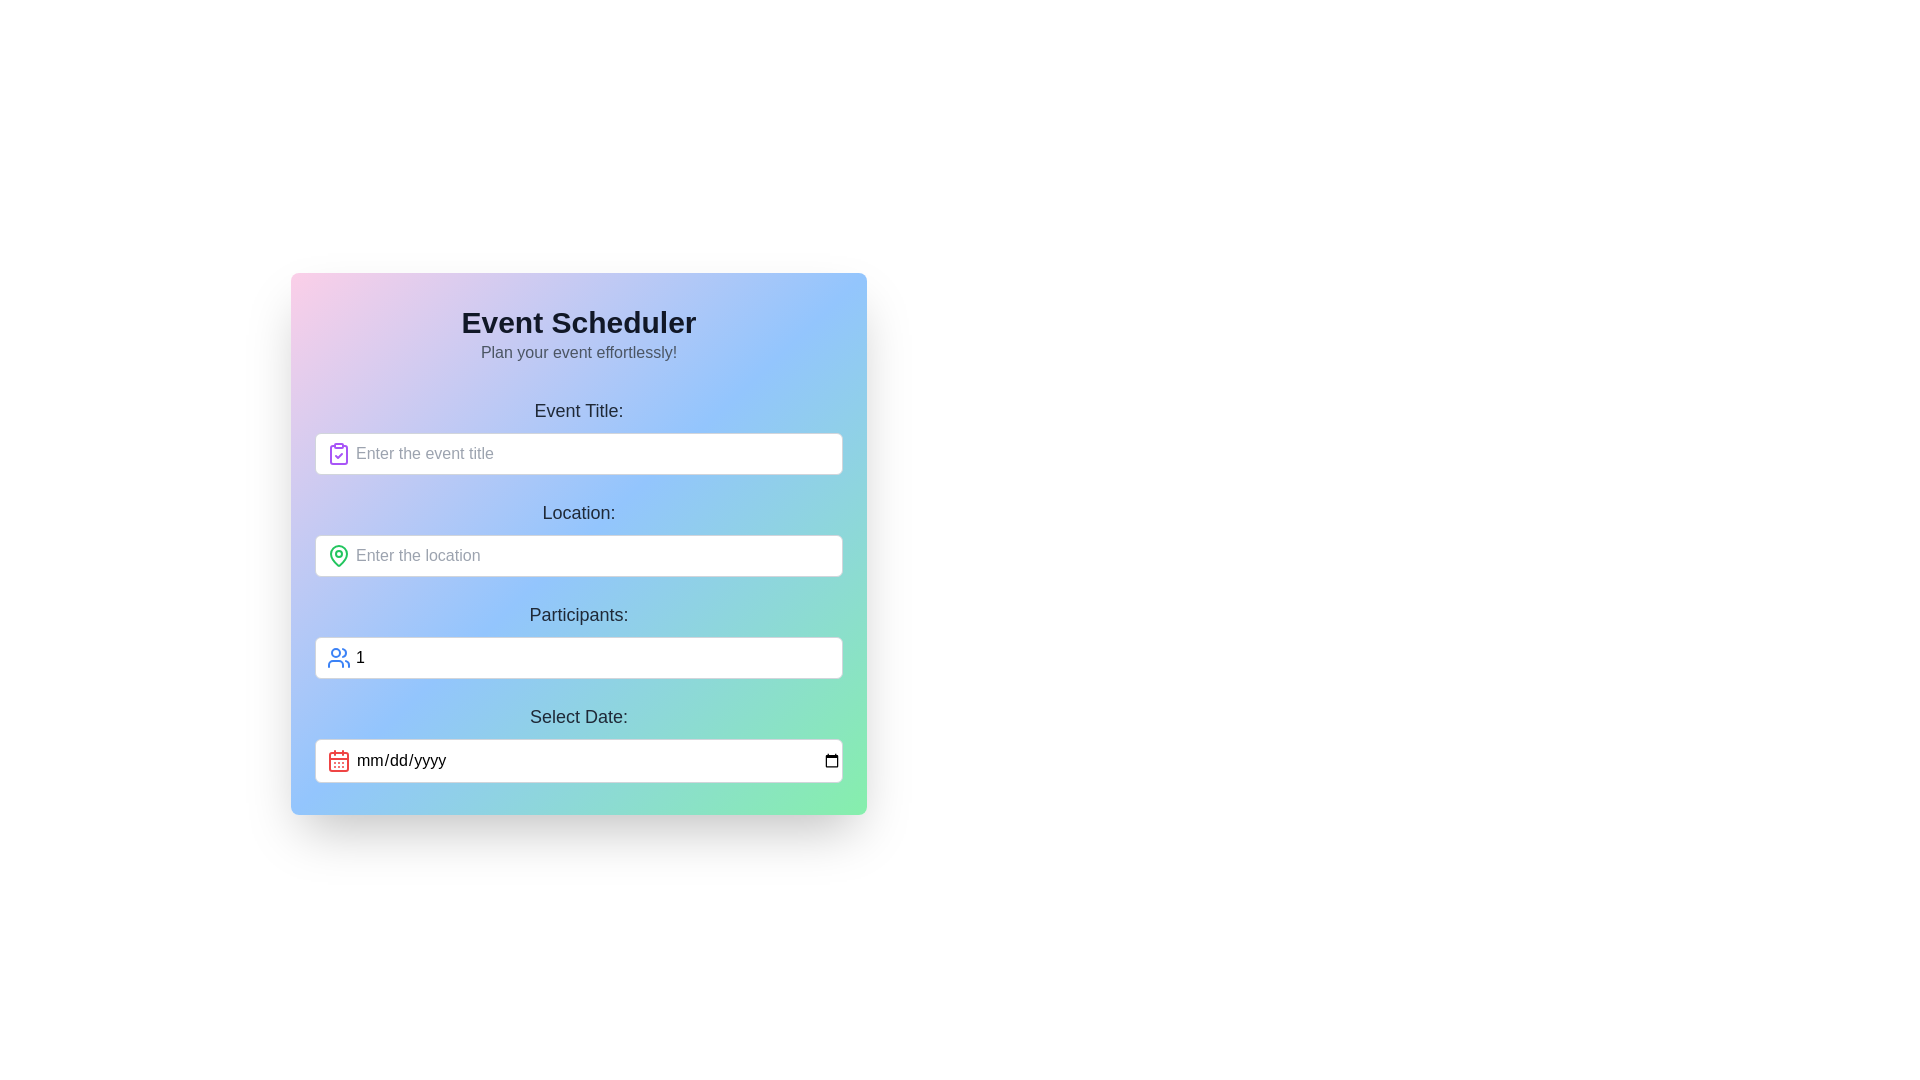  Describe the element at coordinates (578, 410) in the screenshot. I see `the text label that indicates the purpose for the nearby input field for the event title, which is positioned at the top of the form above the input field with placeholder 'Enter the event title'` at that location.